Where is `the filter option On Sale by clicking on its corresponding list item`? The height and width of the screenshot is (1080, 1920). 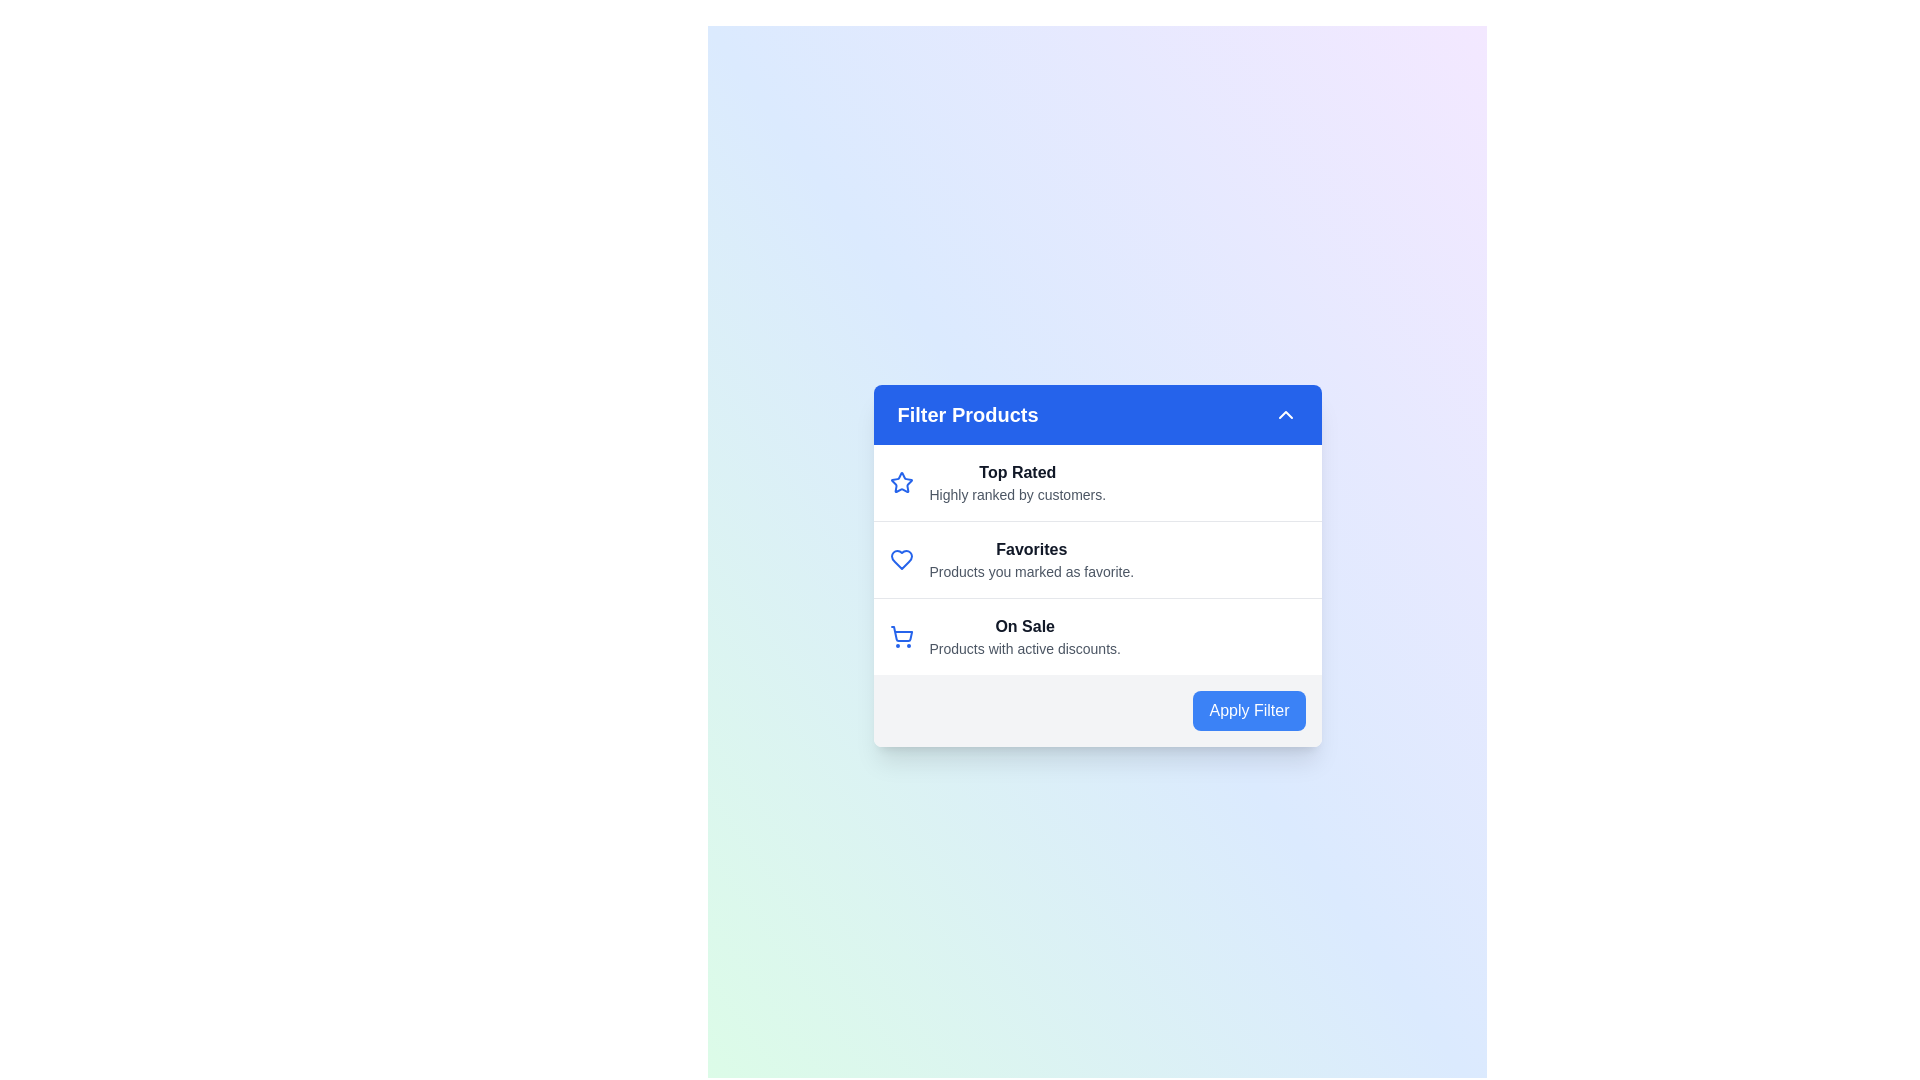 the filter option On Sale by clicking on its corresponding list item is located at coordinates (1096, 636).